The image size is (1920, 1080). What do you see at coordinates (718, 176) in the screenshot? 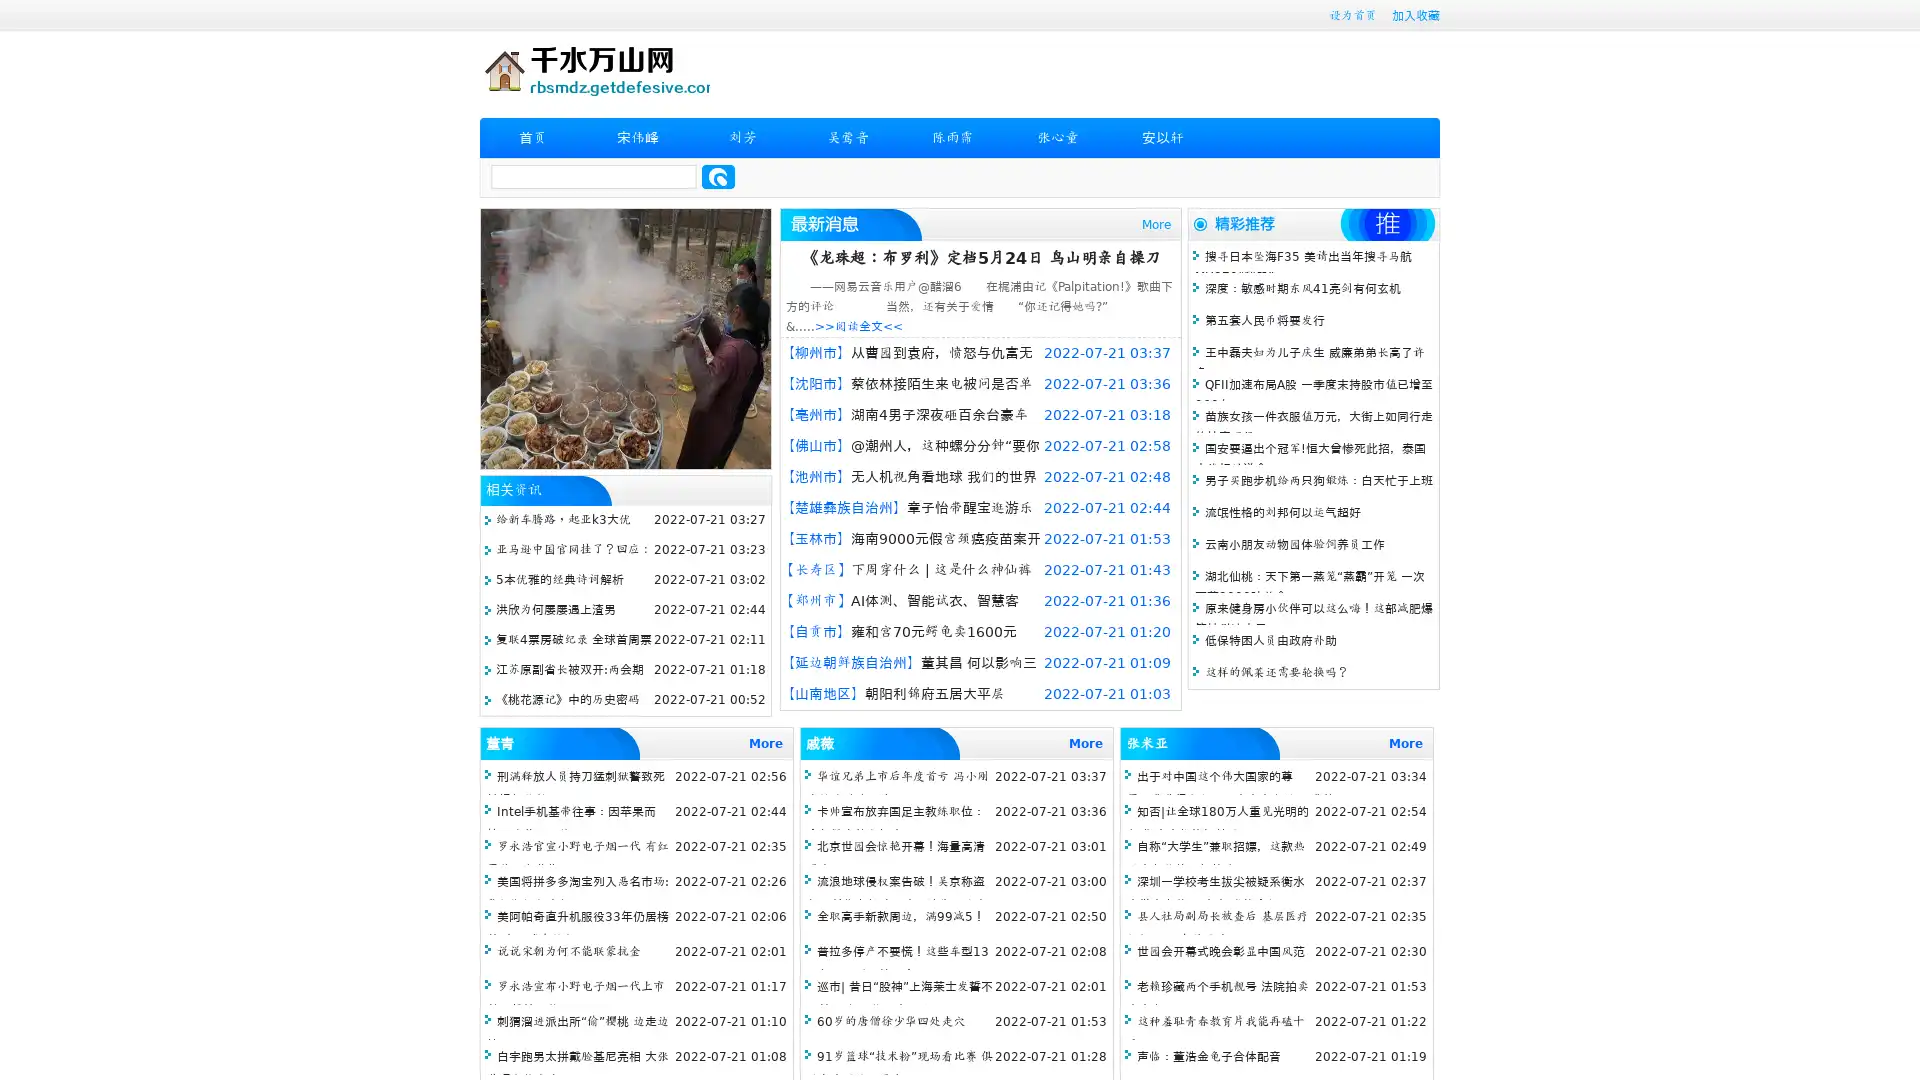
I see `Search` at bounding box center [718, 176].